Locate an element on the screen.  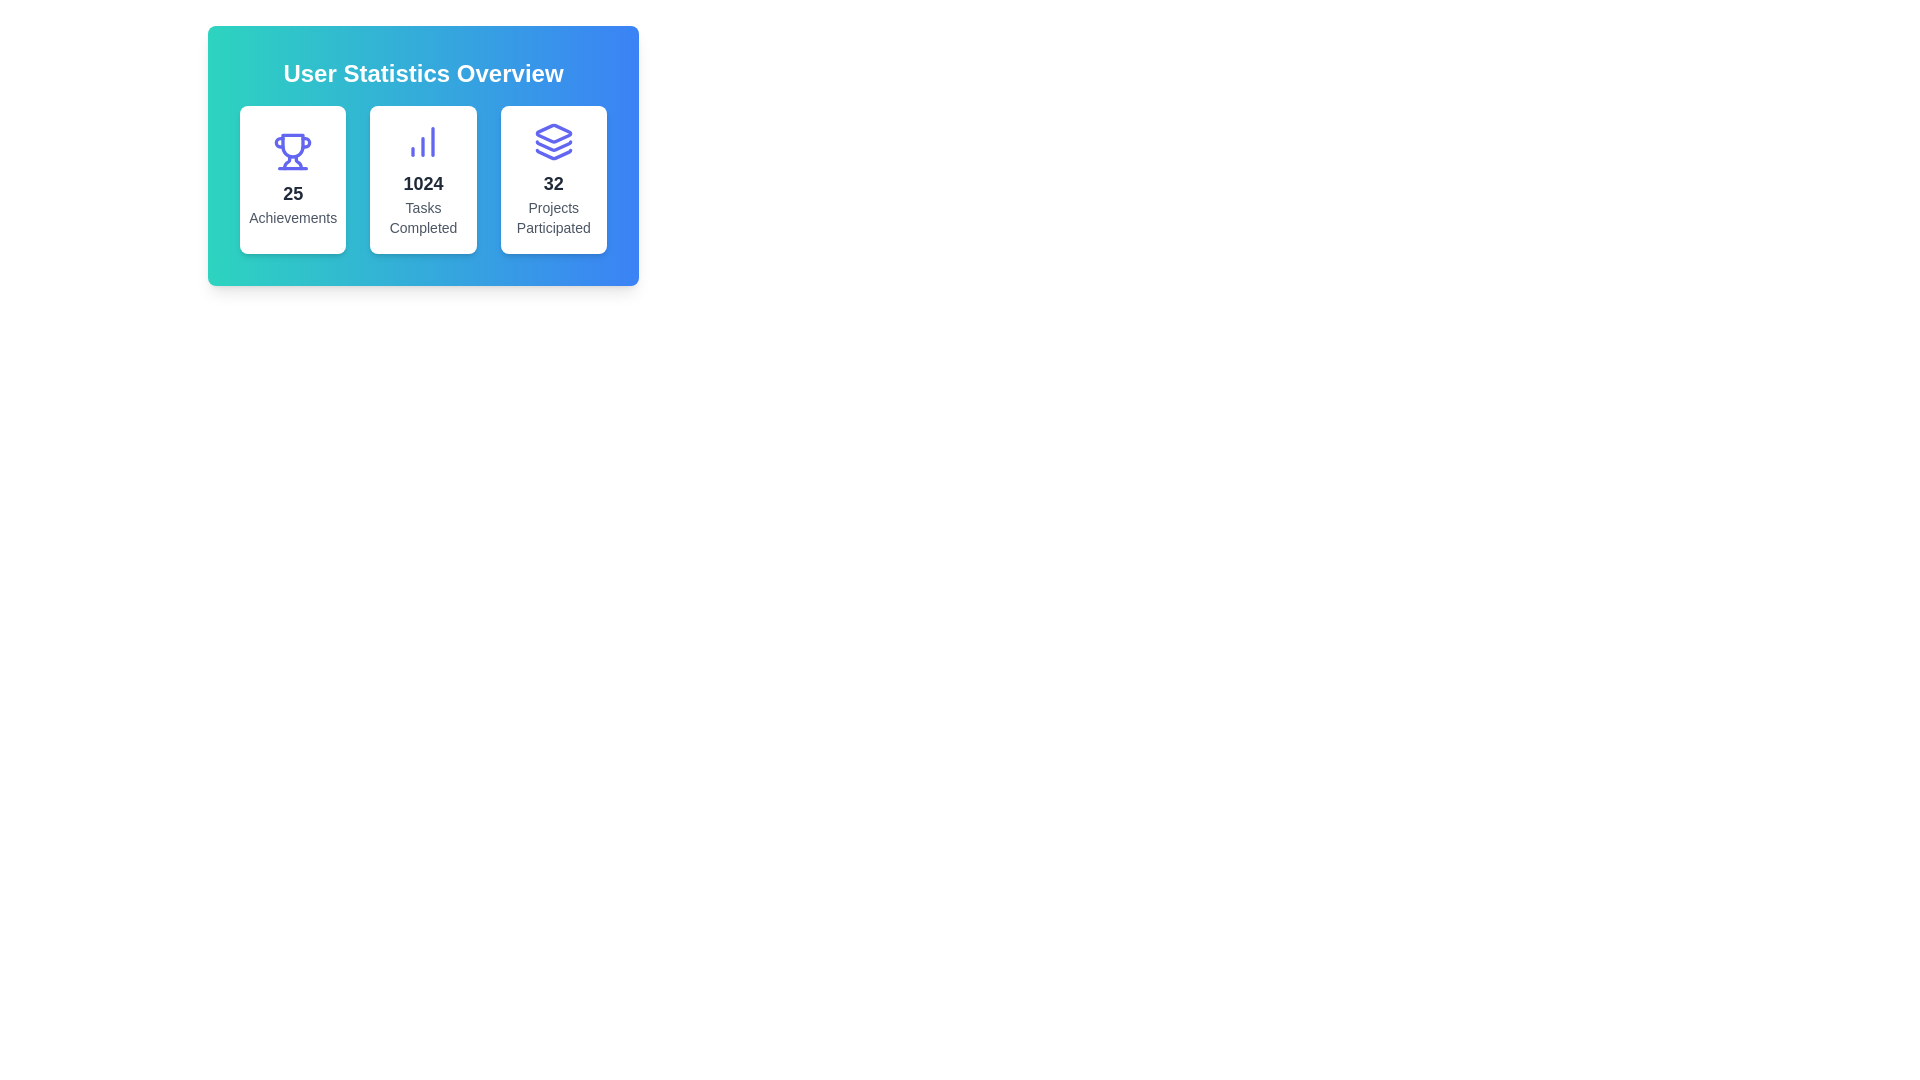
static text label that displays 'User Statistics Overview', which is a large bold text centrally aligned at the top of the card is located at coordinates (422, 72).